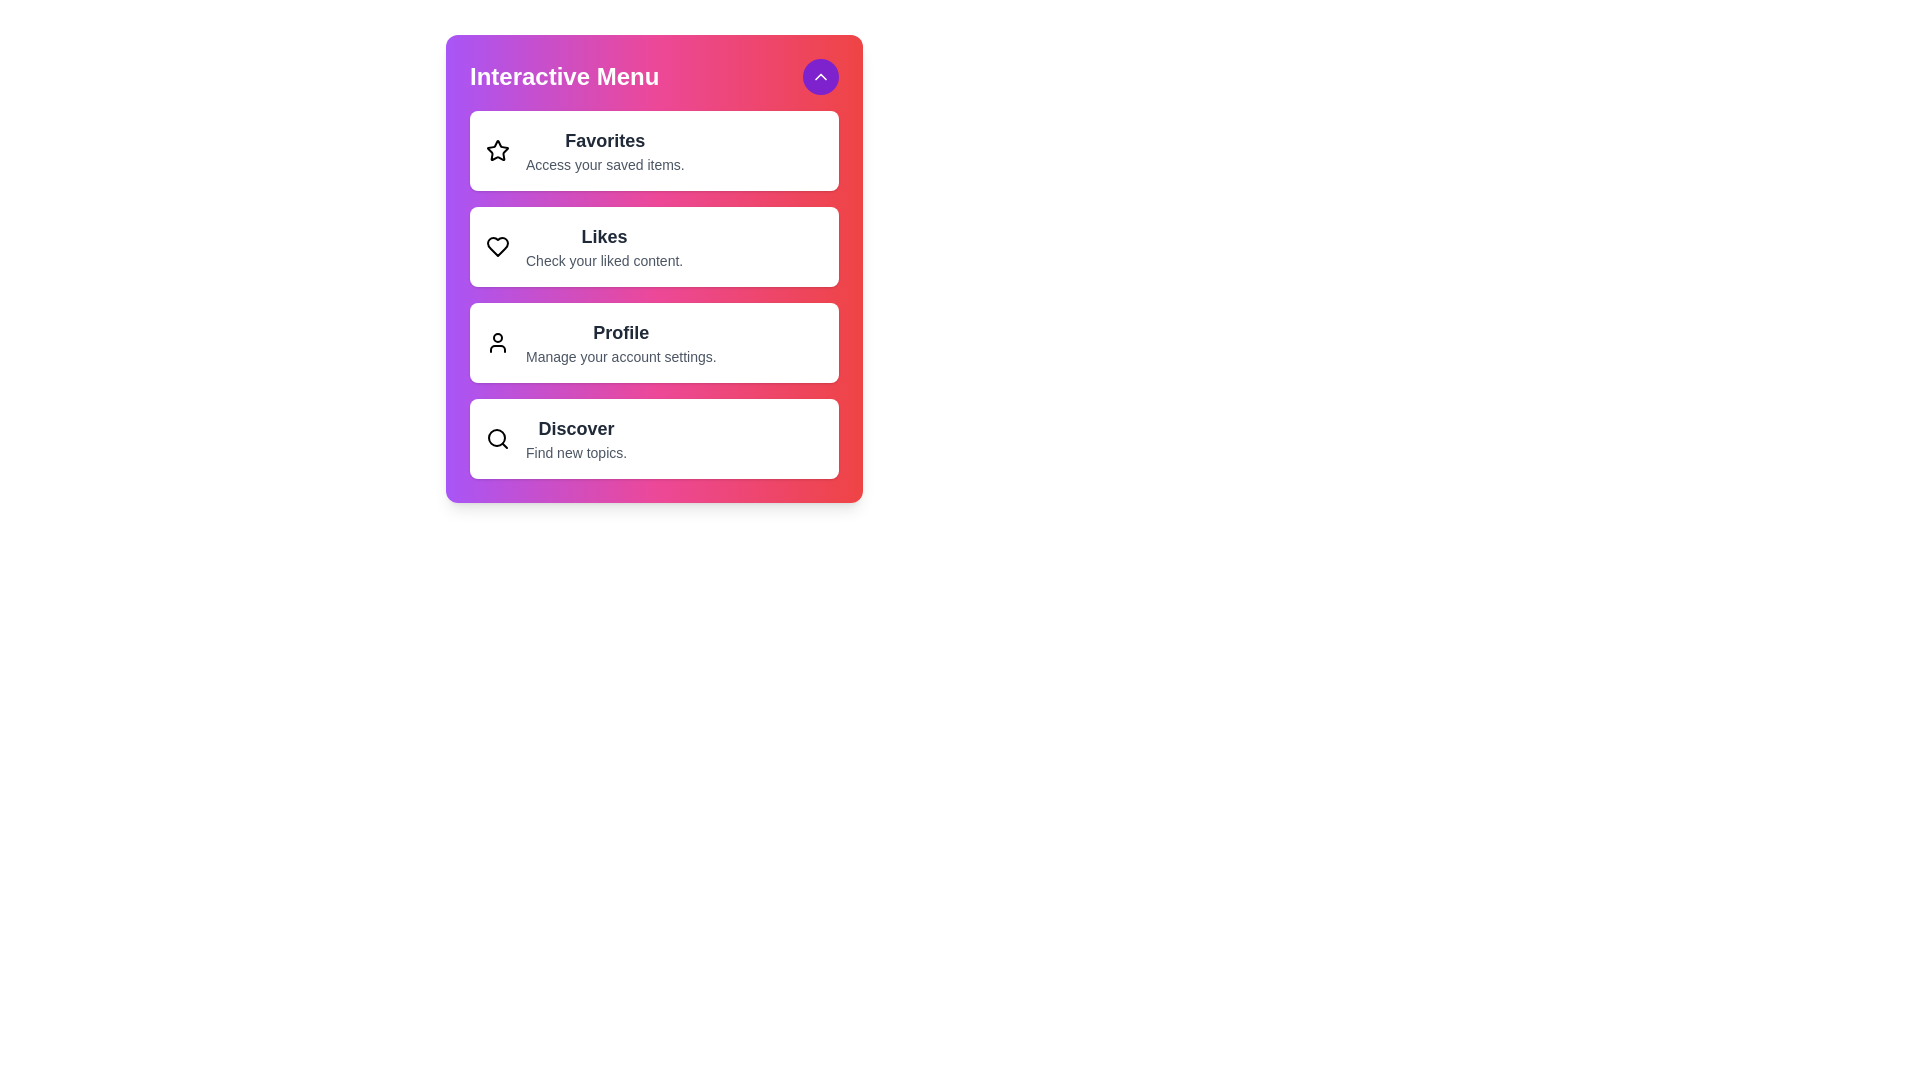 Image resolution: width=1920 pixels, height=1080 pixels. What do you see at coordinates (498, 149) in the screenshot?
I see `the Favorites icon in the menu` at bounding box center [498, 149].